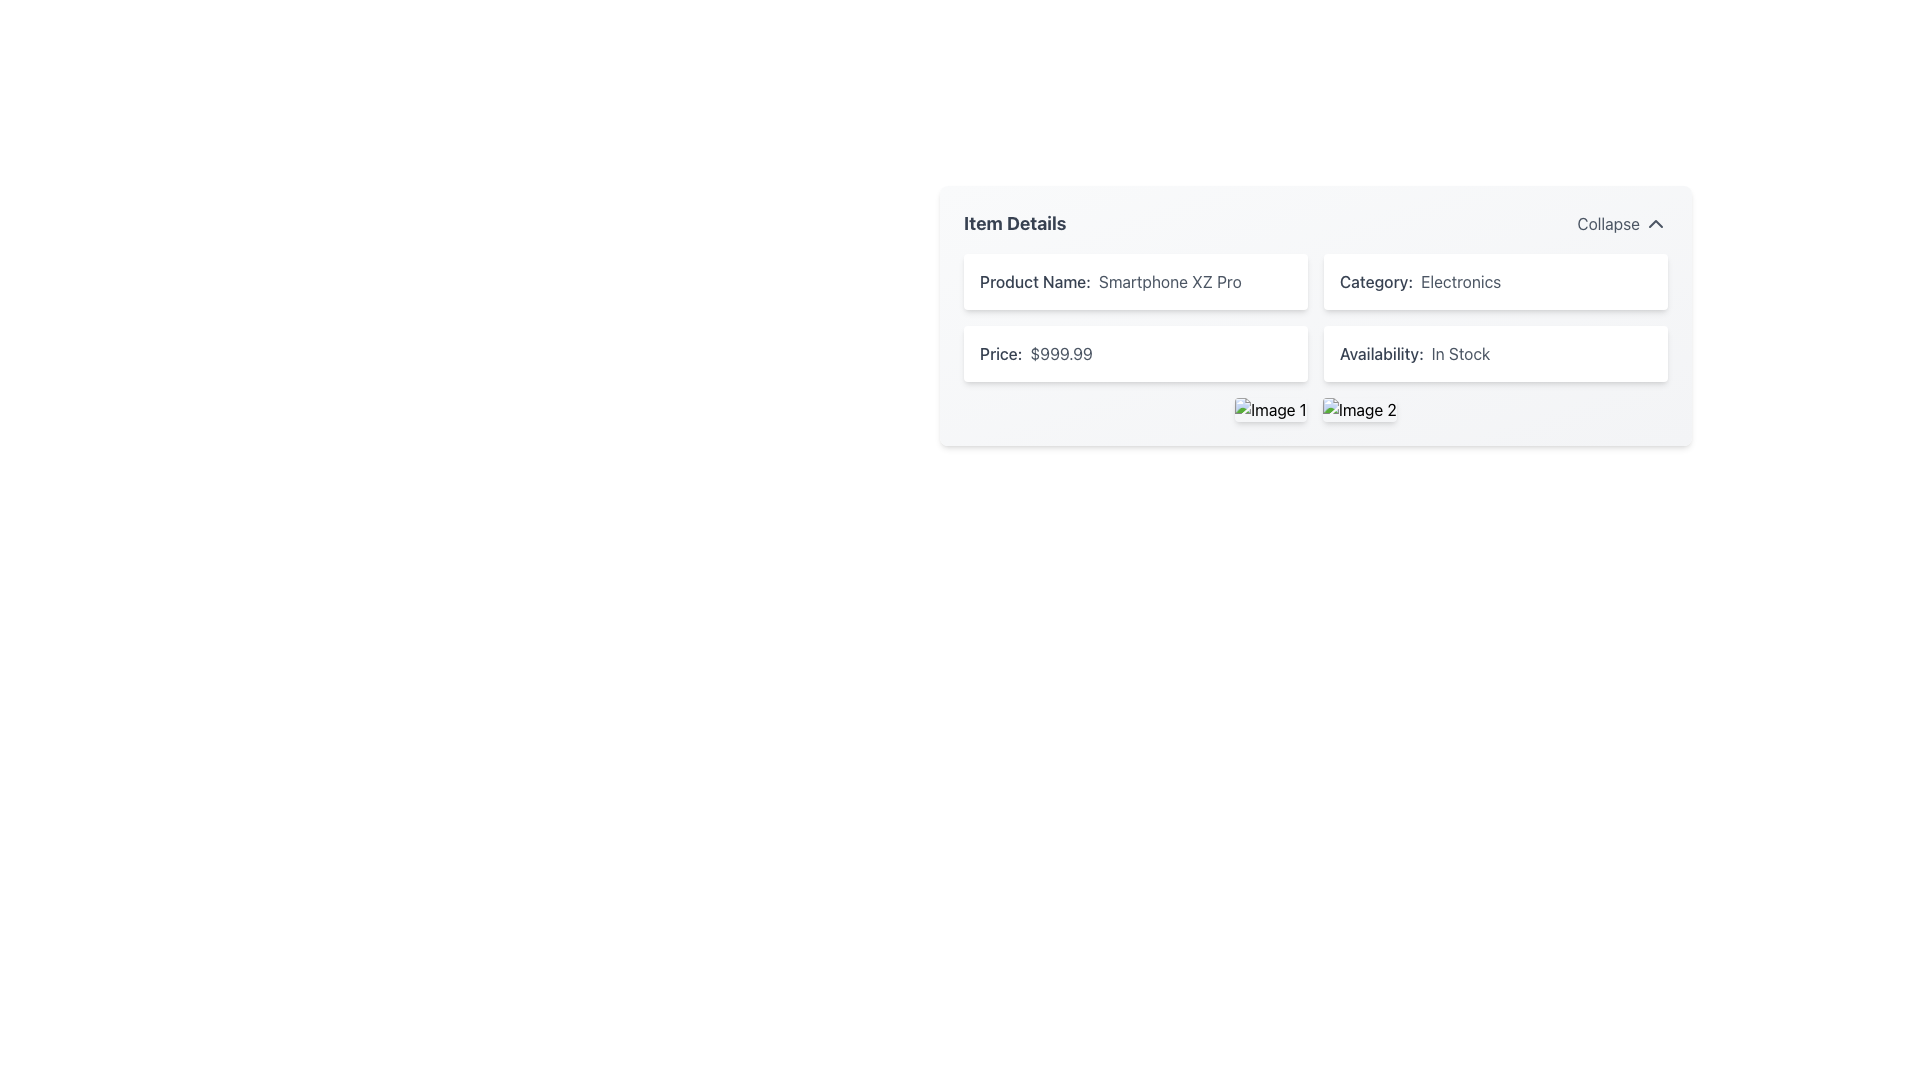 The image size is (1920, 1080). What do you see at coordinates (1622, 223) in the screenshot?
I see `the 'Collapse' button located in the top-right corner of the 'Item Details' section` at bounding box center [1622, 223].